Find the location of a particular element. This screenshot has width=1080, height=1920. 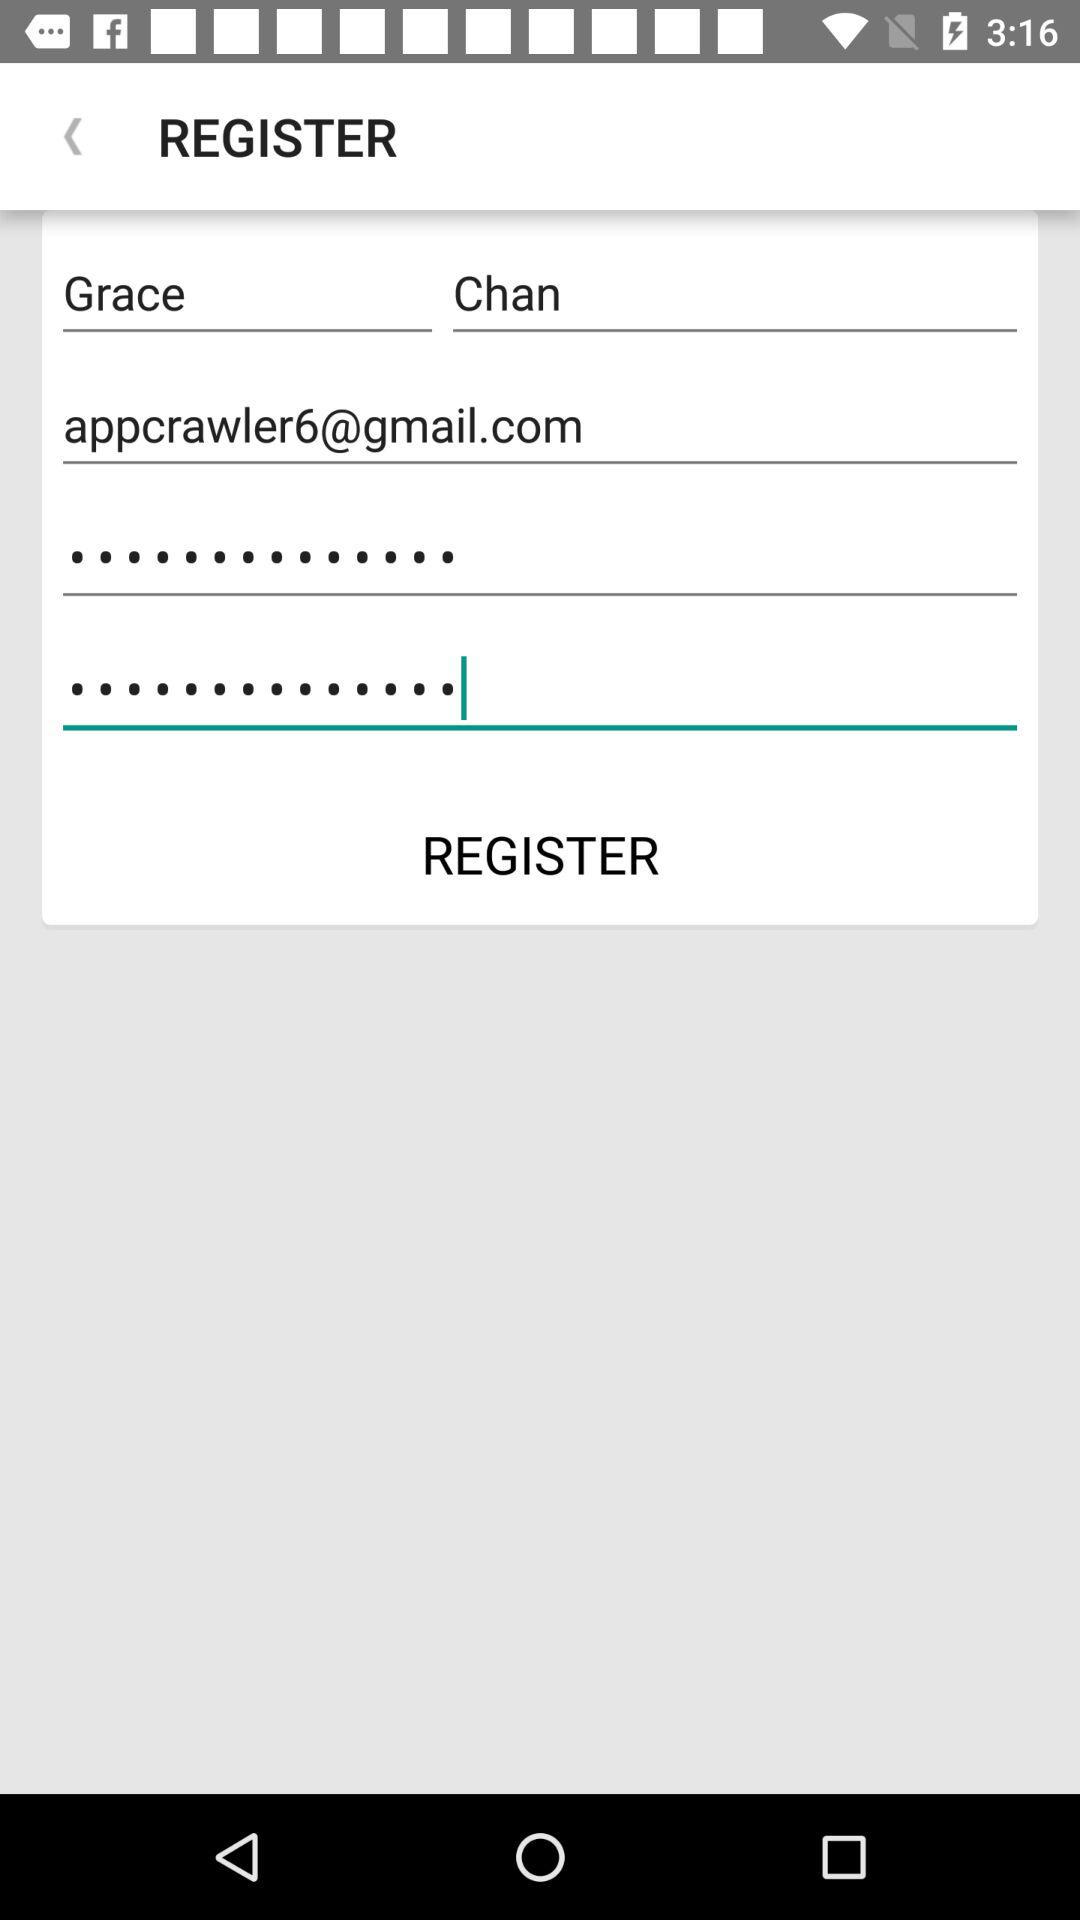

the icon below the grace icon is located at coordinates (540, 424).